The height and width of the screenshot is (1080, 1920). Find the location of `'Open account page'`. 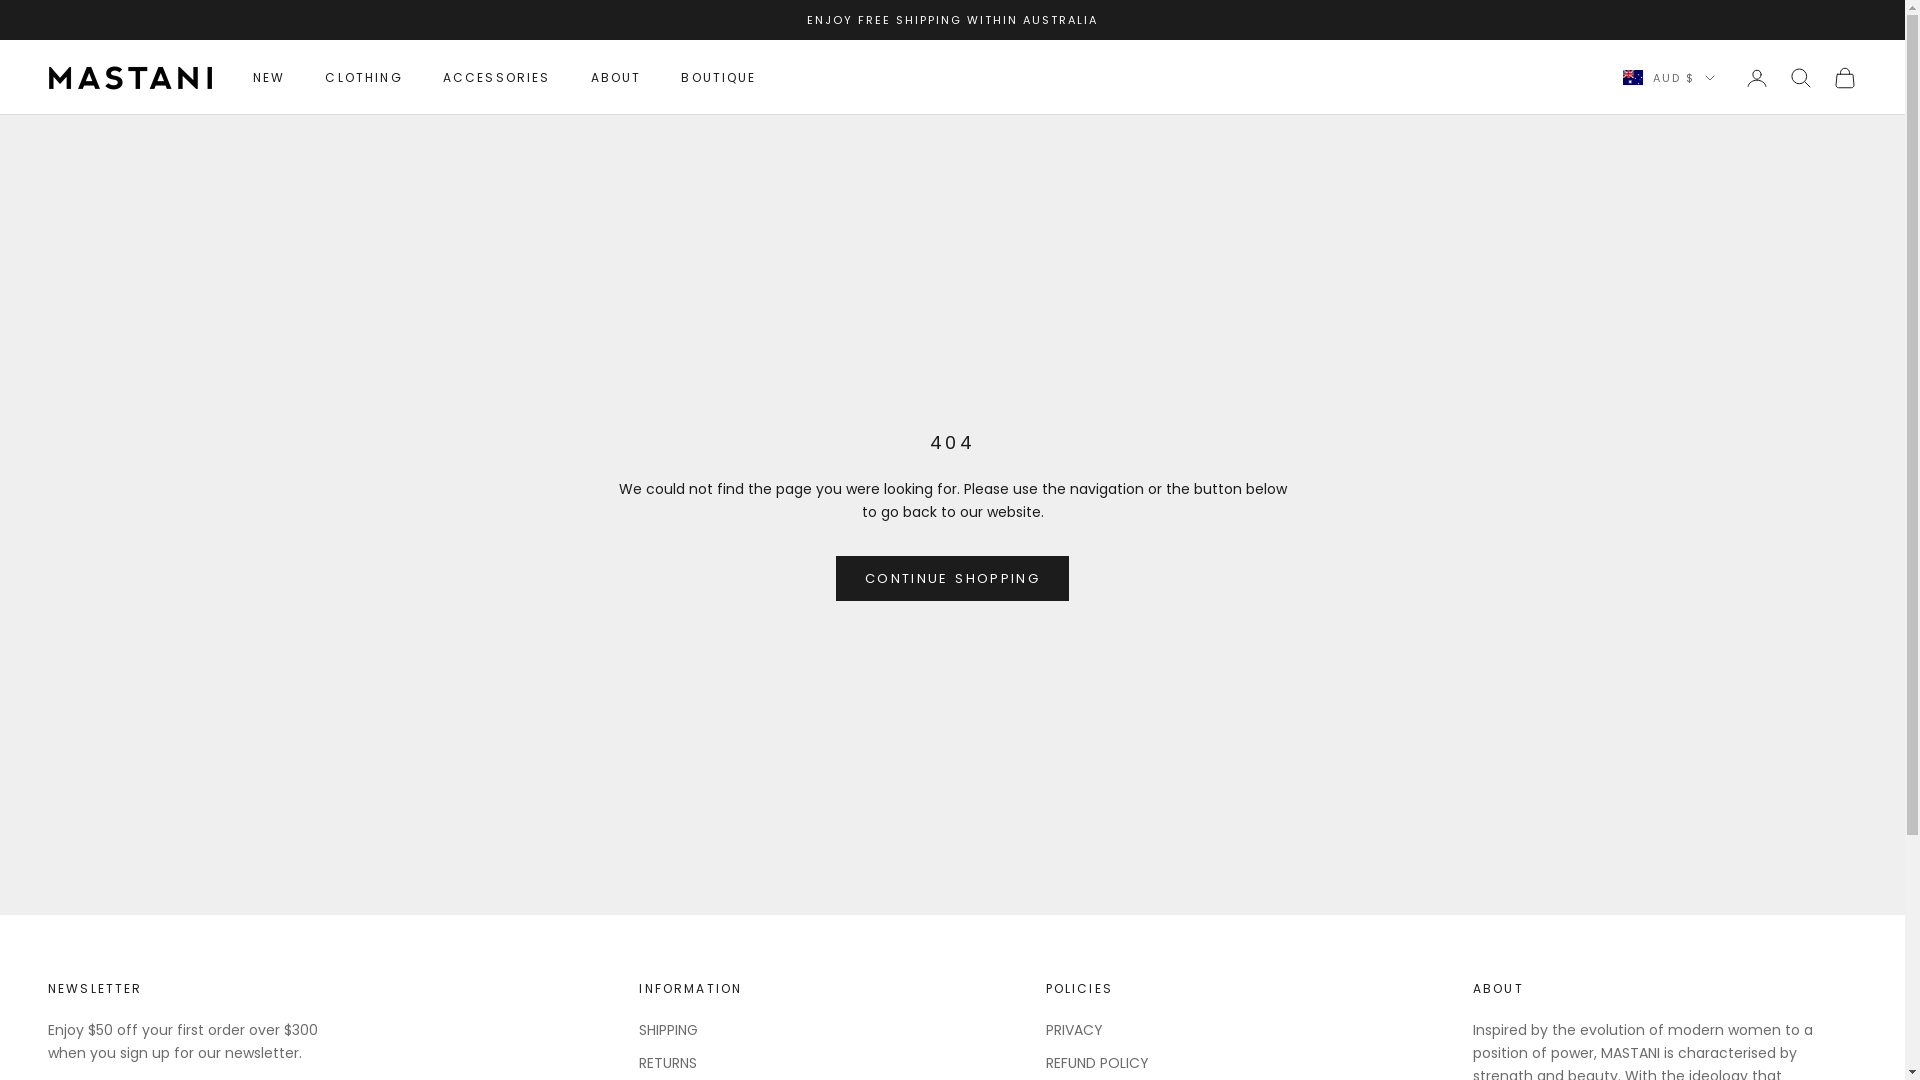

'Open account page' is located at coordinates (1755, 76).